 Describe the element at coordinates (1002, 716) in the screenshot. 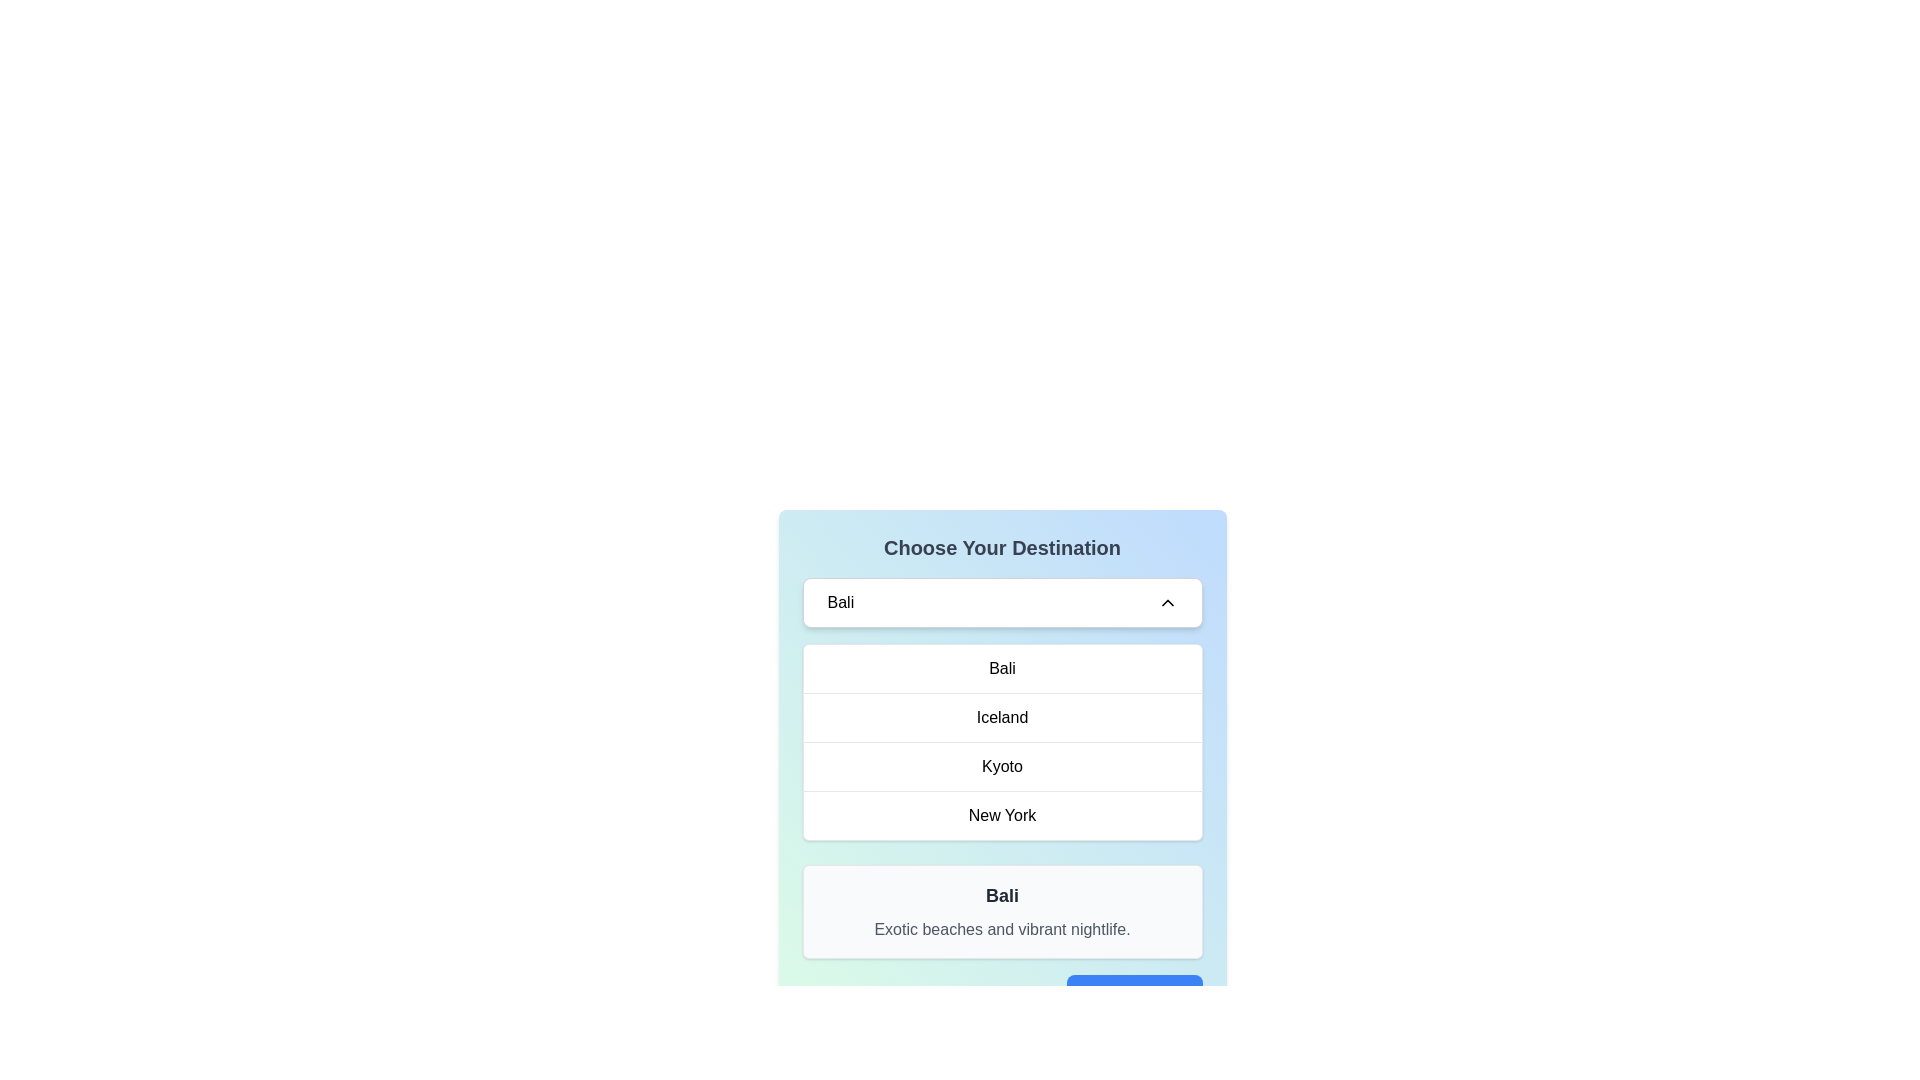

I see `the dropdown list item displaying 'Iceland'` at that location.